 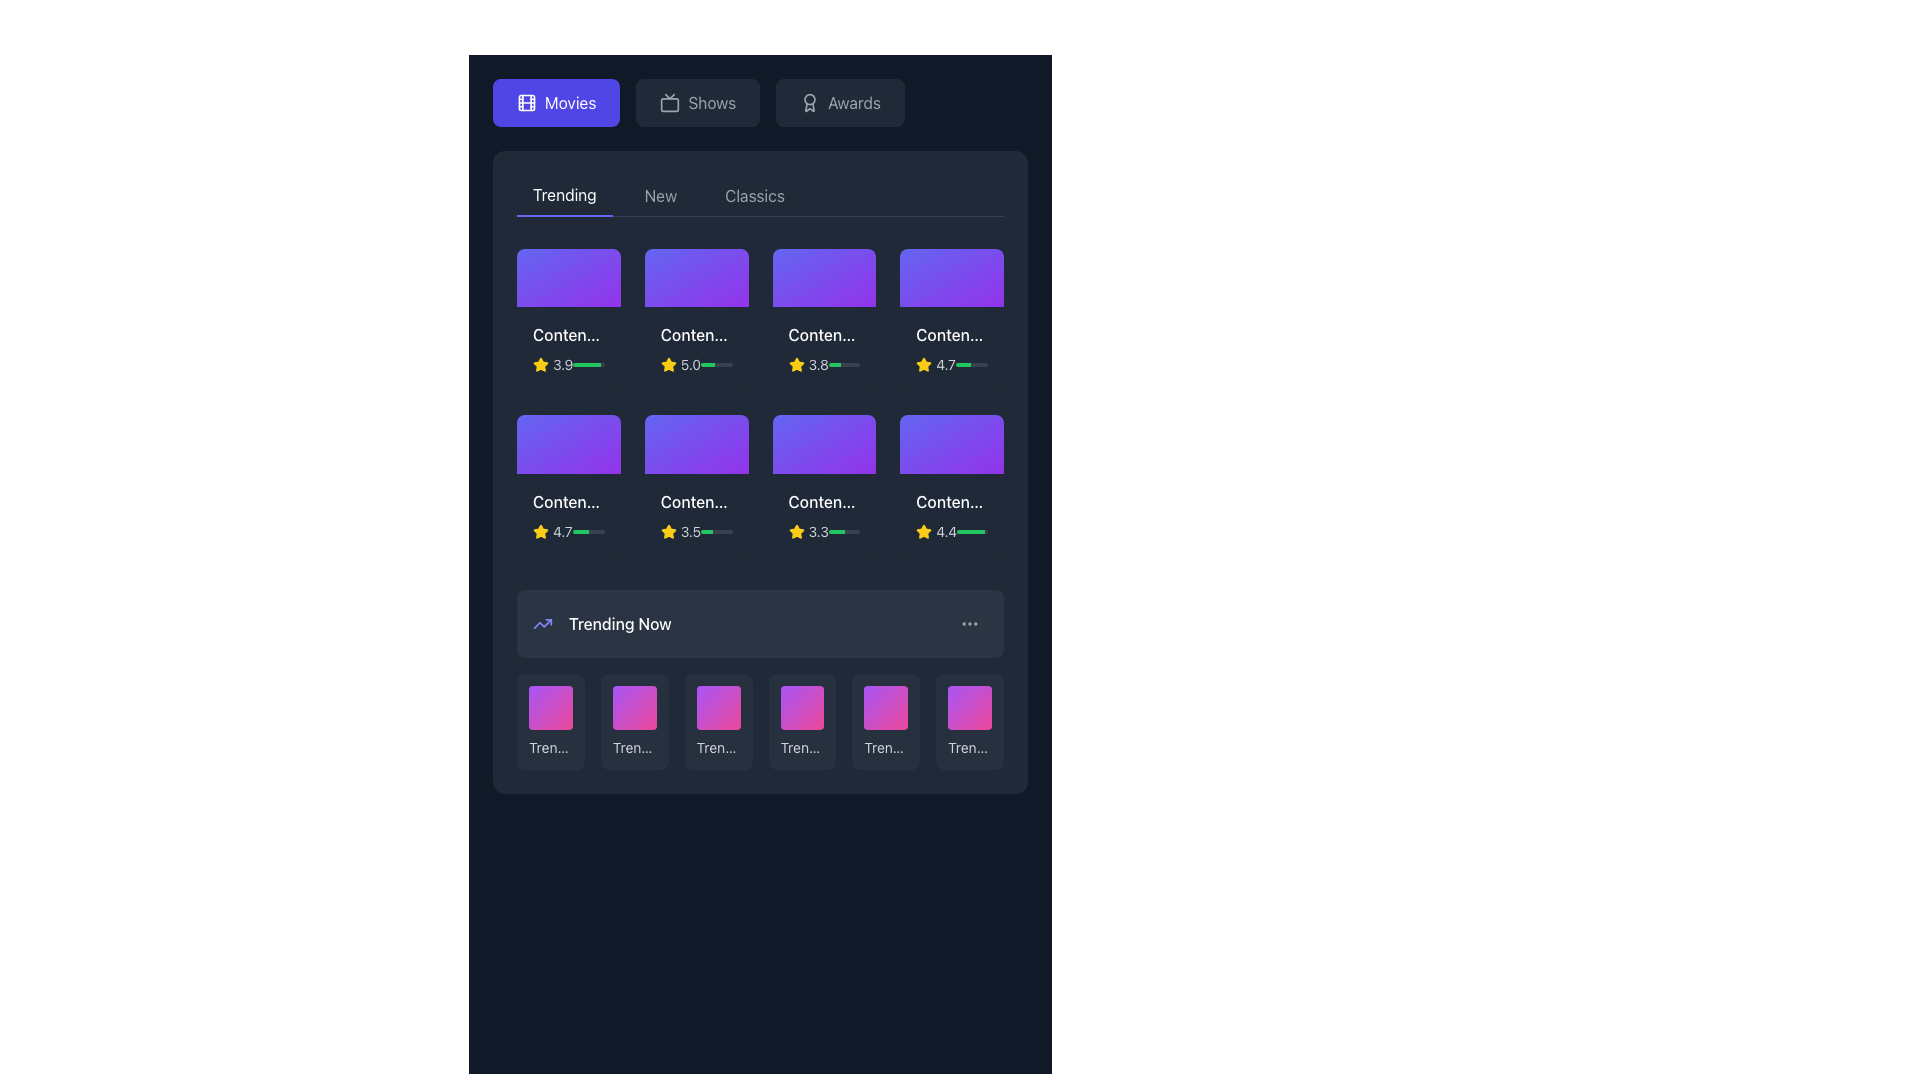 I want to click on the Rating star icon located in the 'Trending' section under the movie's thumbnail to interact with the rating system, so click(x=541, y=530).